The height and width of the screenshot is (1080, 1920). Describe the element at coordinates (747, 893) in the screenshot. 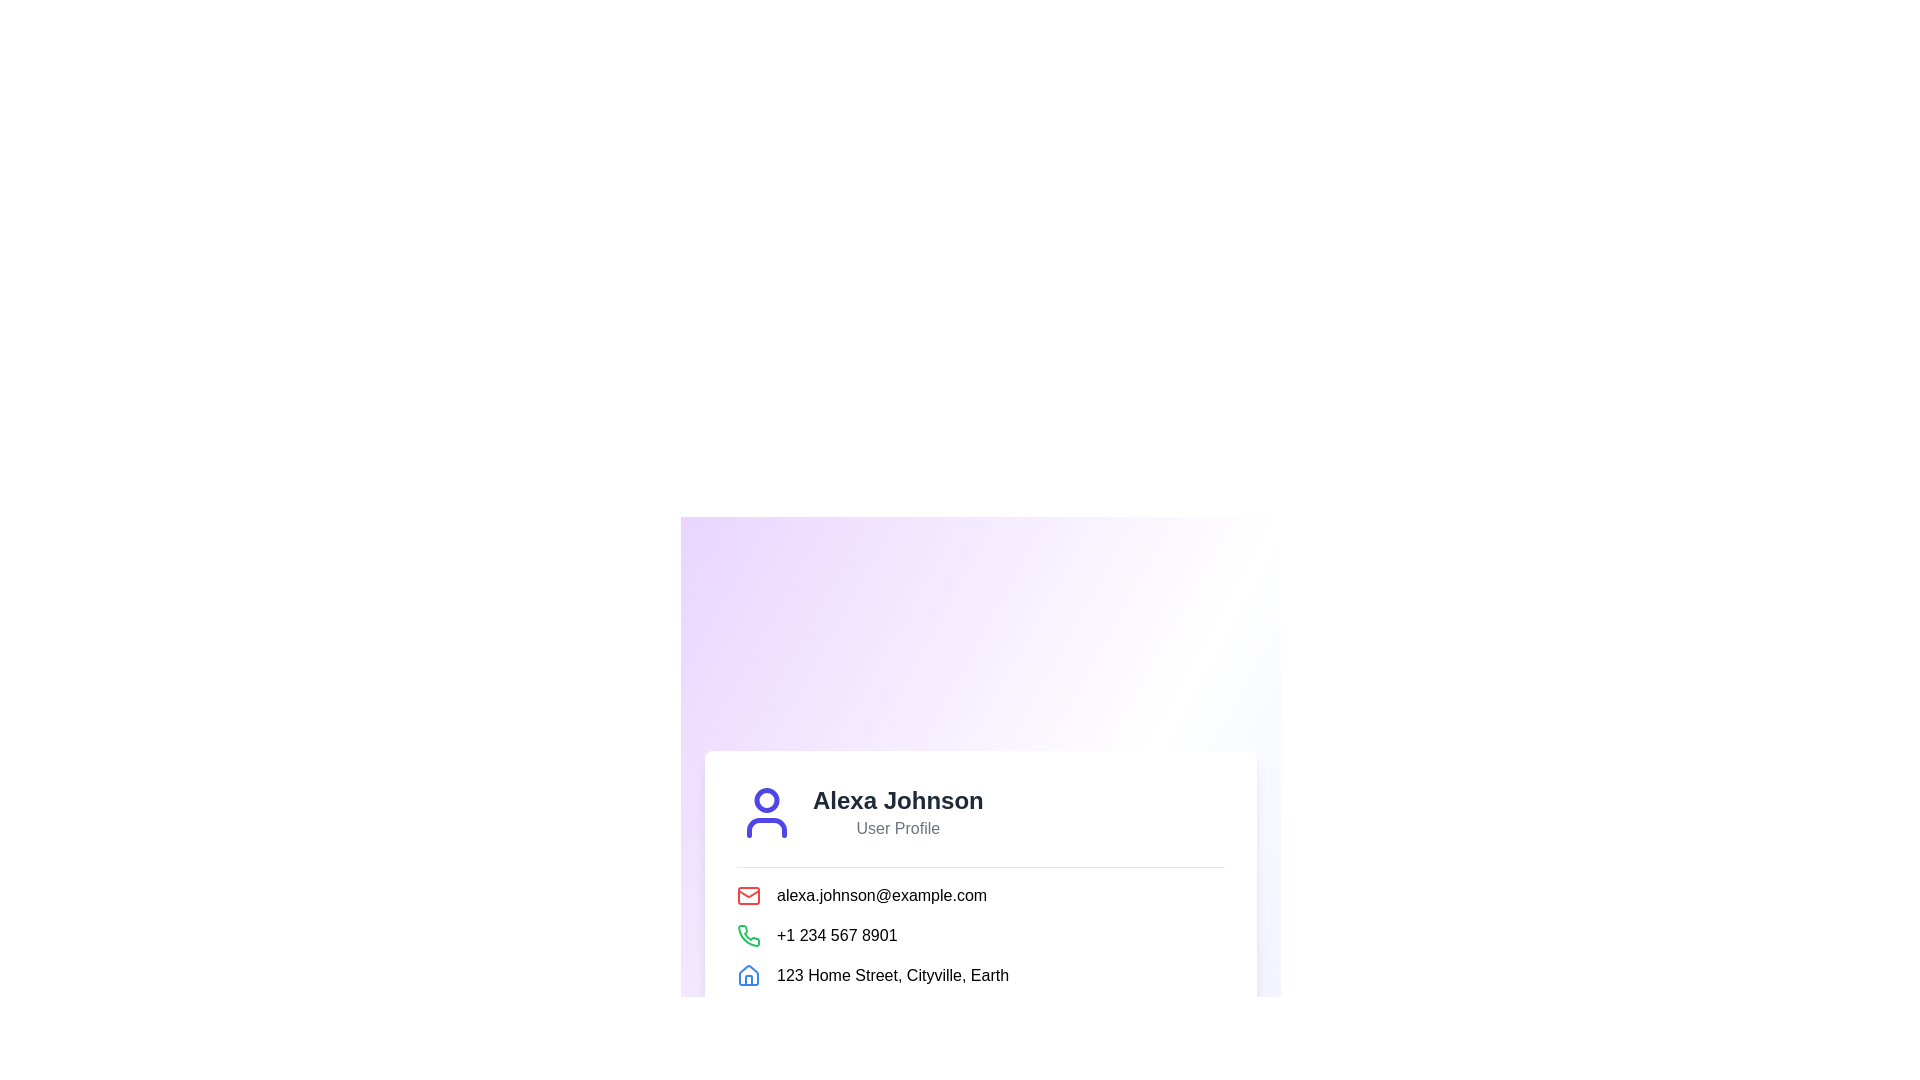

I see `the rectangular envelope icon that represents email communication in the user profile card, located to the left of the email address 'alexa.johnson@example.com'` at that location.